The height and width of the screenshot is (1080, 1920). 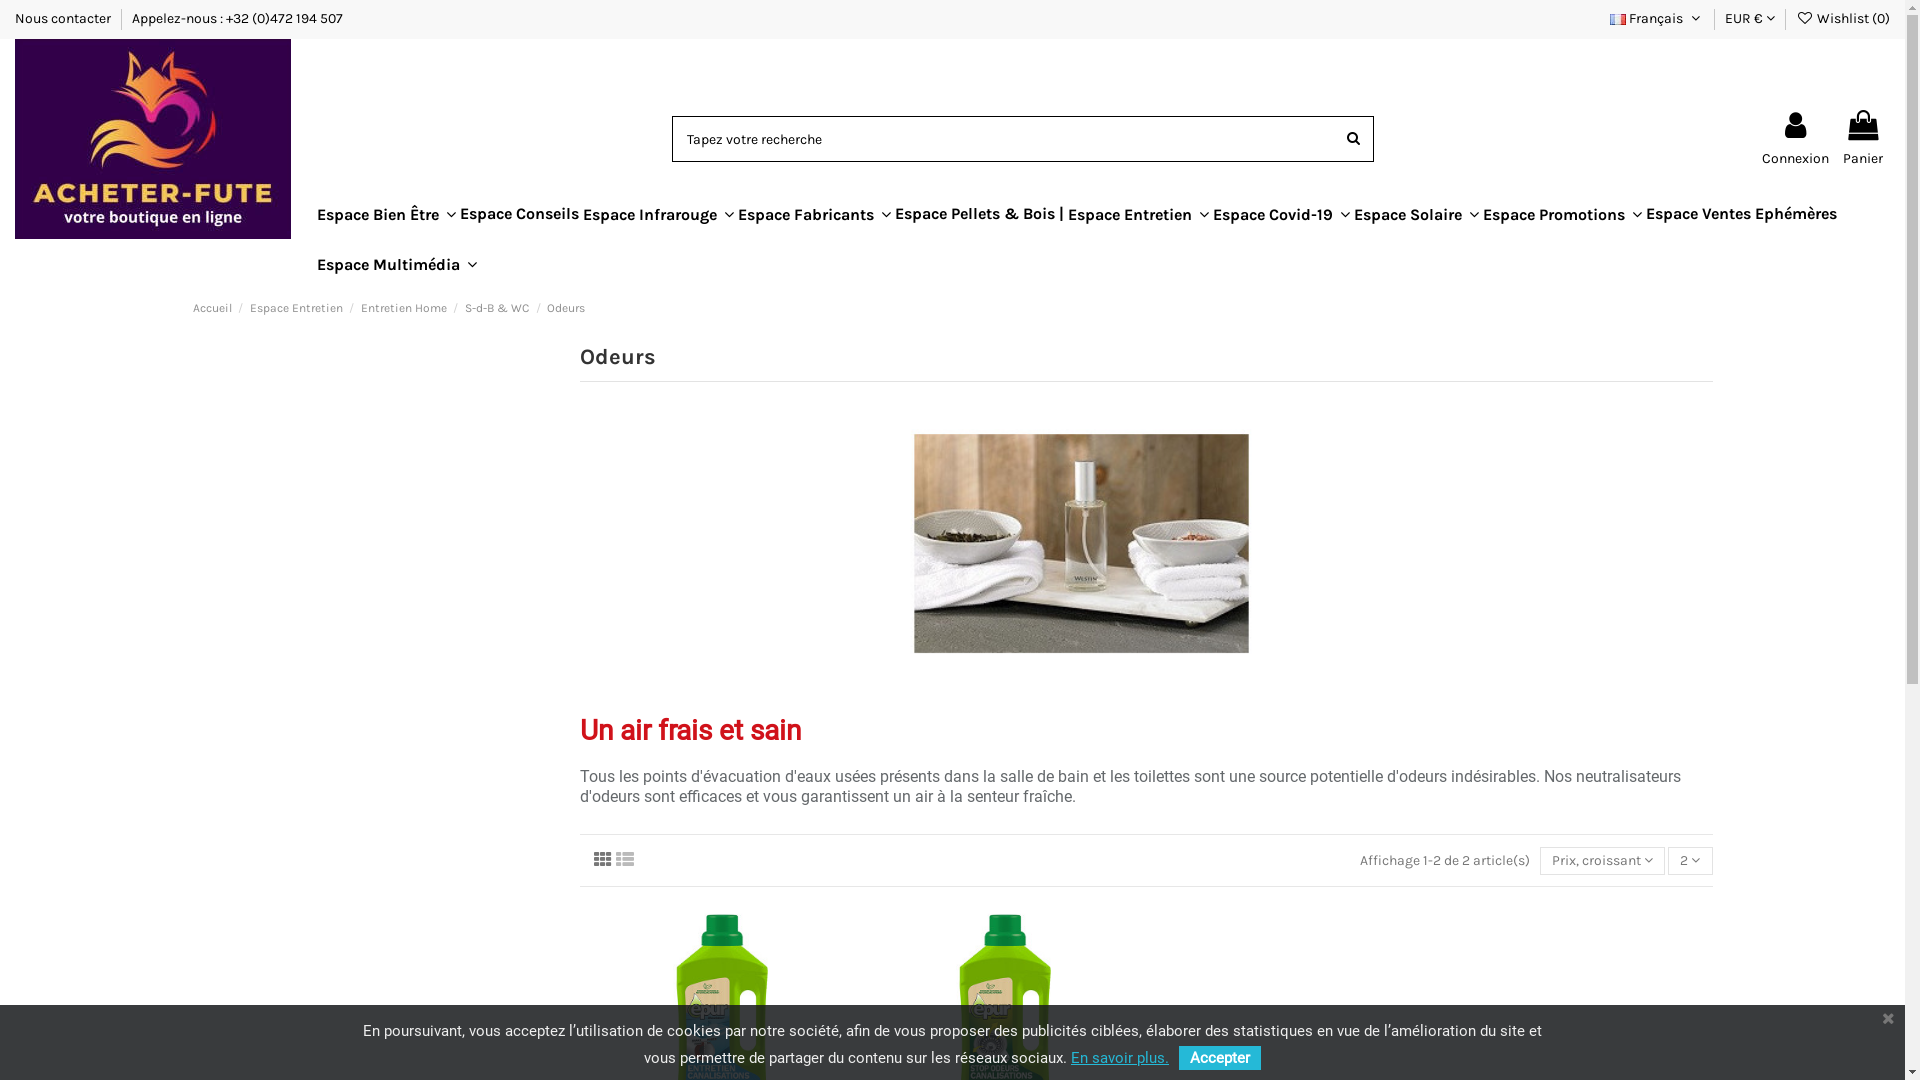 What do you see at coordinates (1795, 18) in the screenshot?
I see `'Wishlist (0)'` at bounding box center [1795, 18].